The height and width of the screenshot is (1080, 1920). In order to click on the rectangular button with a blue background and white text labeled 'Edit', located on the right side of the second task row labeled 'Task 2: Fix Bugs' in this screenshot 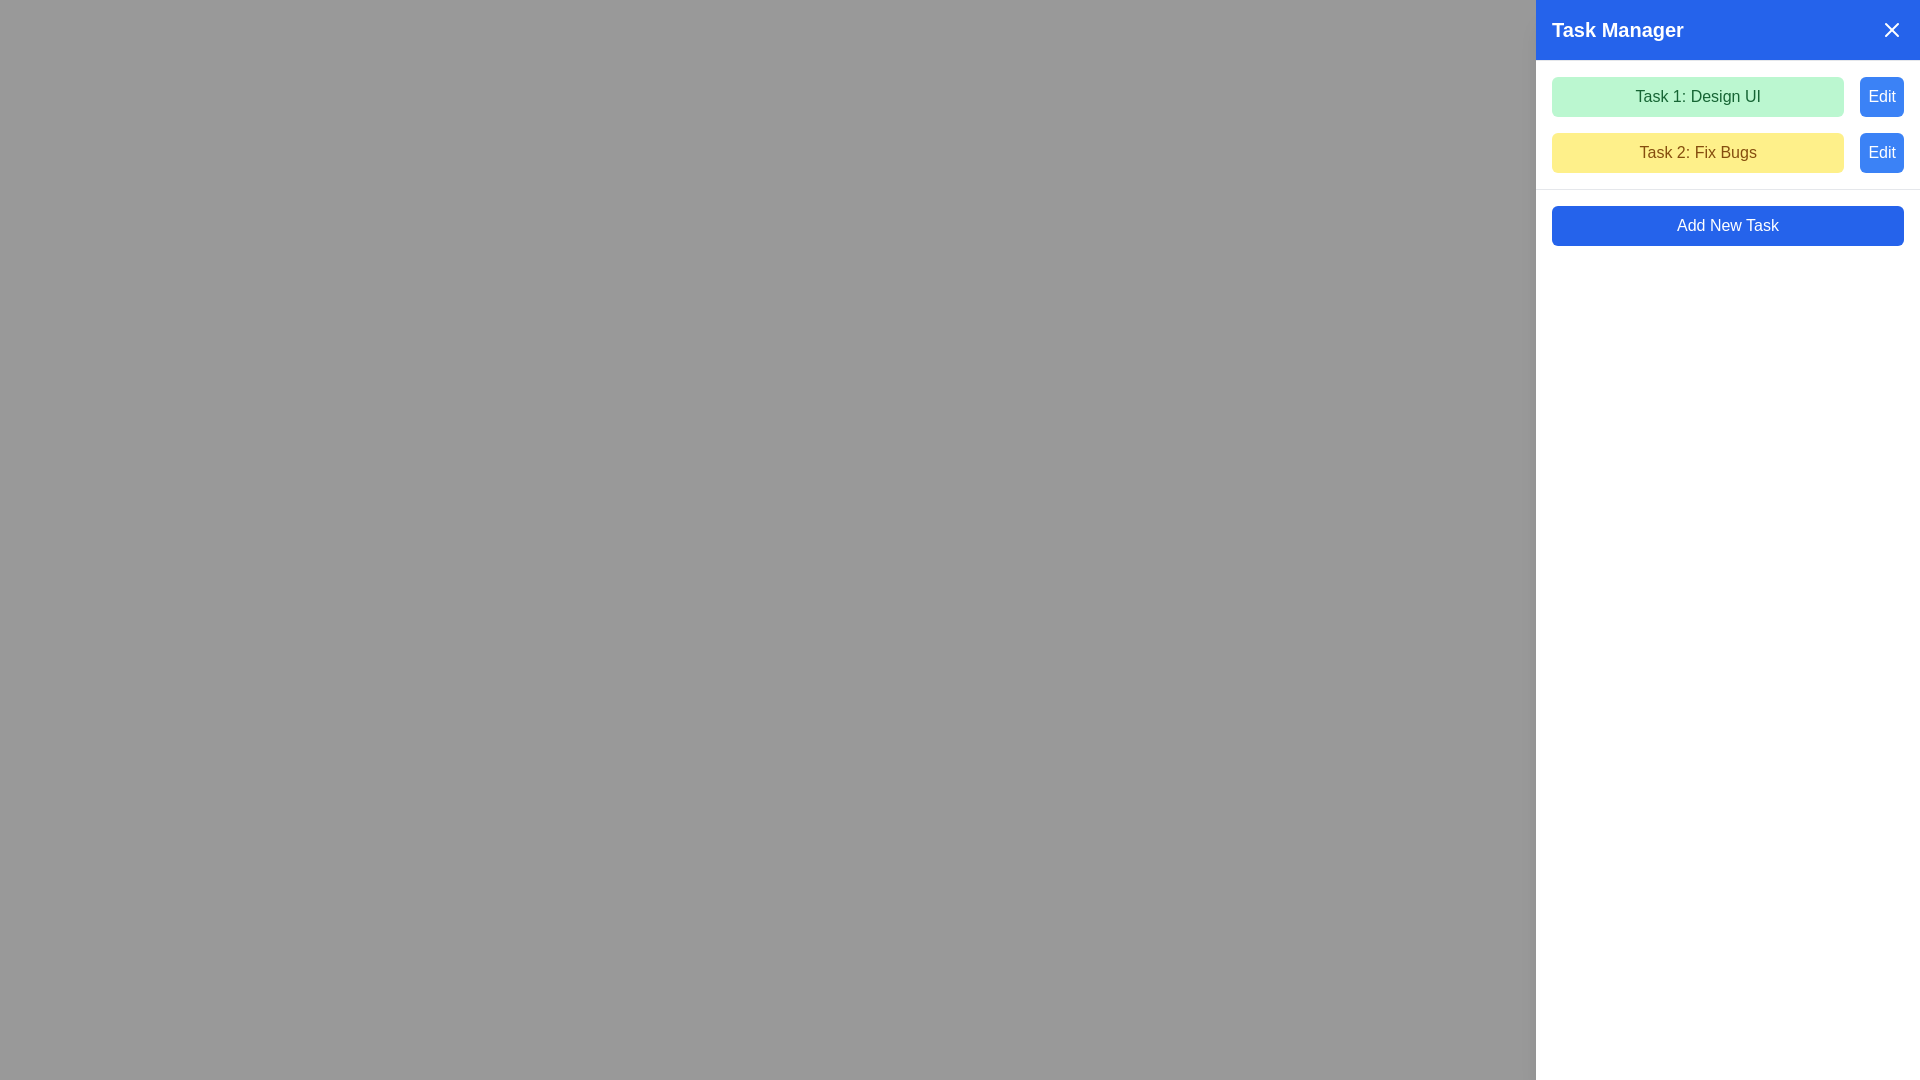, I will do `click(1881, 152)`.